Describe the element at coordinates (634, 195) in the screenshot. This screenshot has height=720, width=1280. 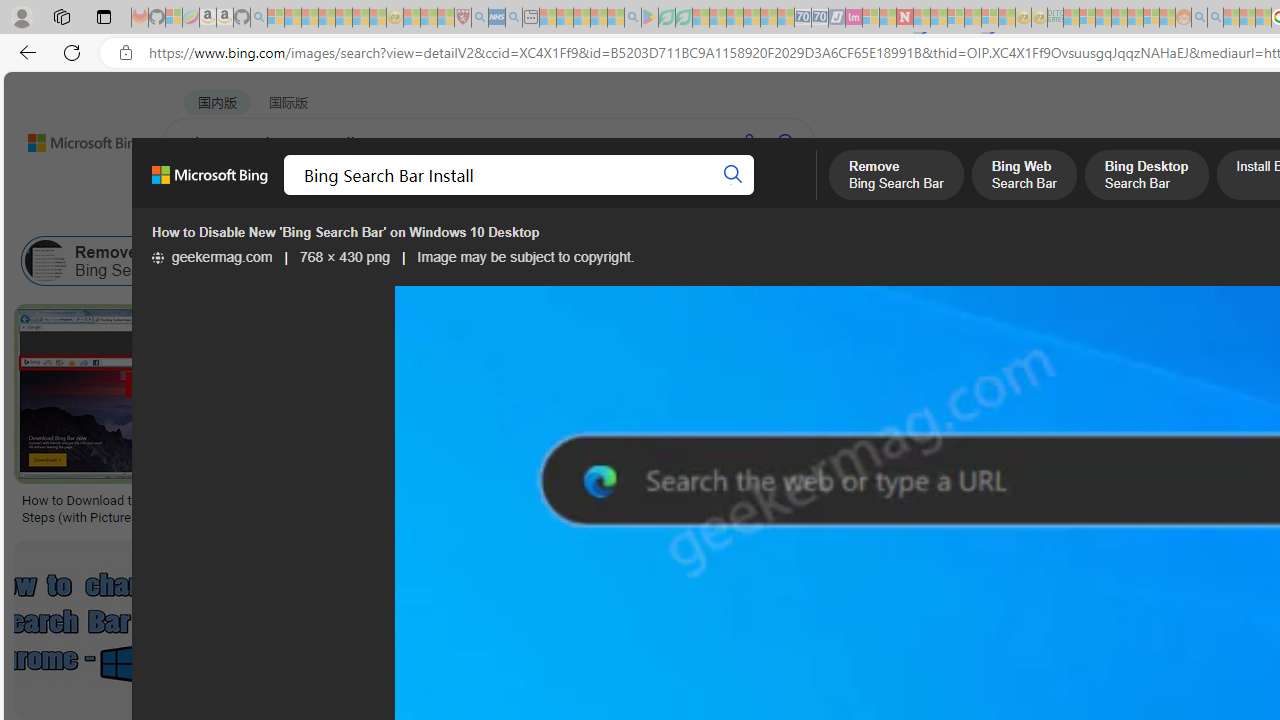
I see `'ACADEMIC'` at that location.